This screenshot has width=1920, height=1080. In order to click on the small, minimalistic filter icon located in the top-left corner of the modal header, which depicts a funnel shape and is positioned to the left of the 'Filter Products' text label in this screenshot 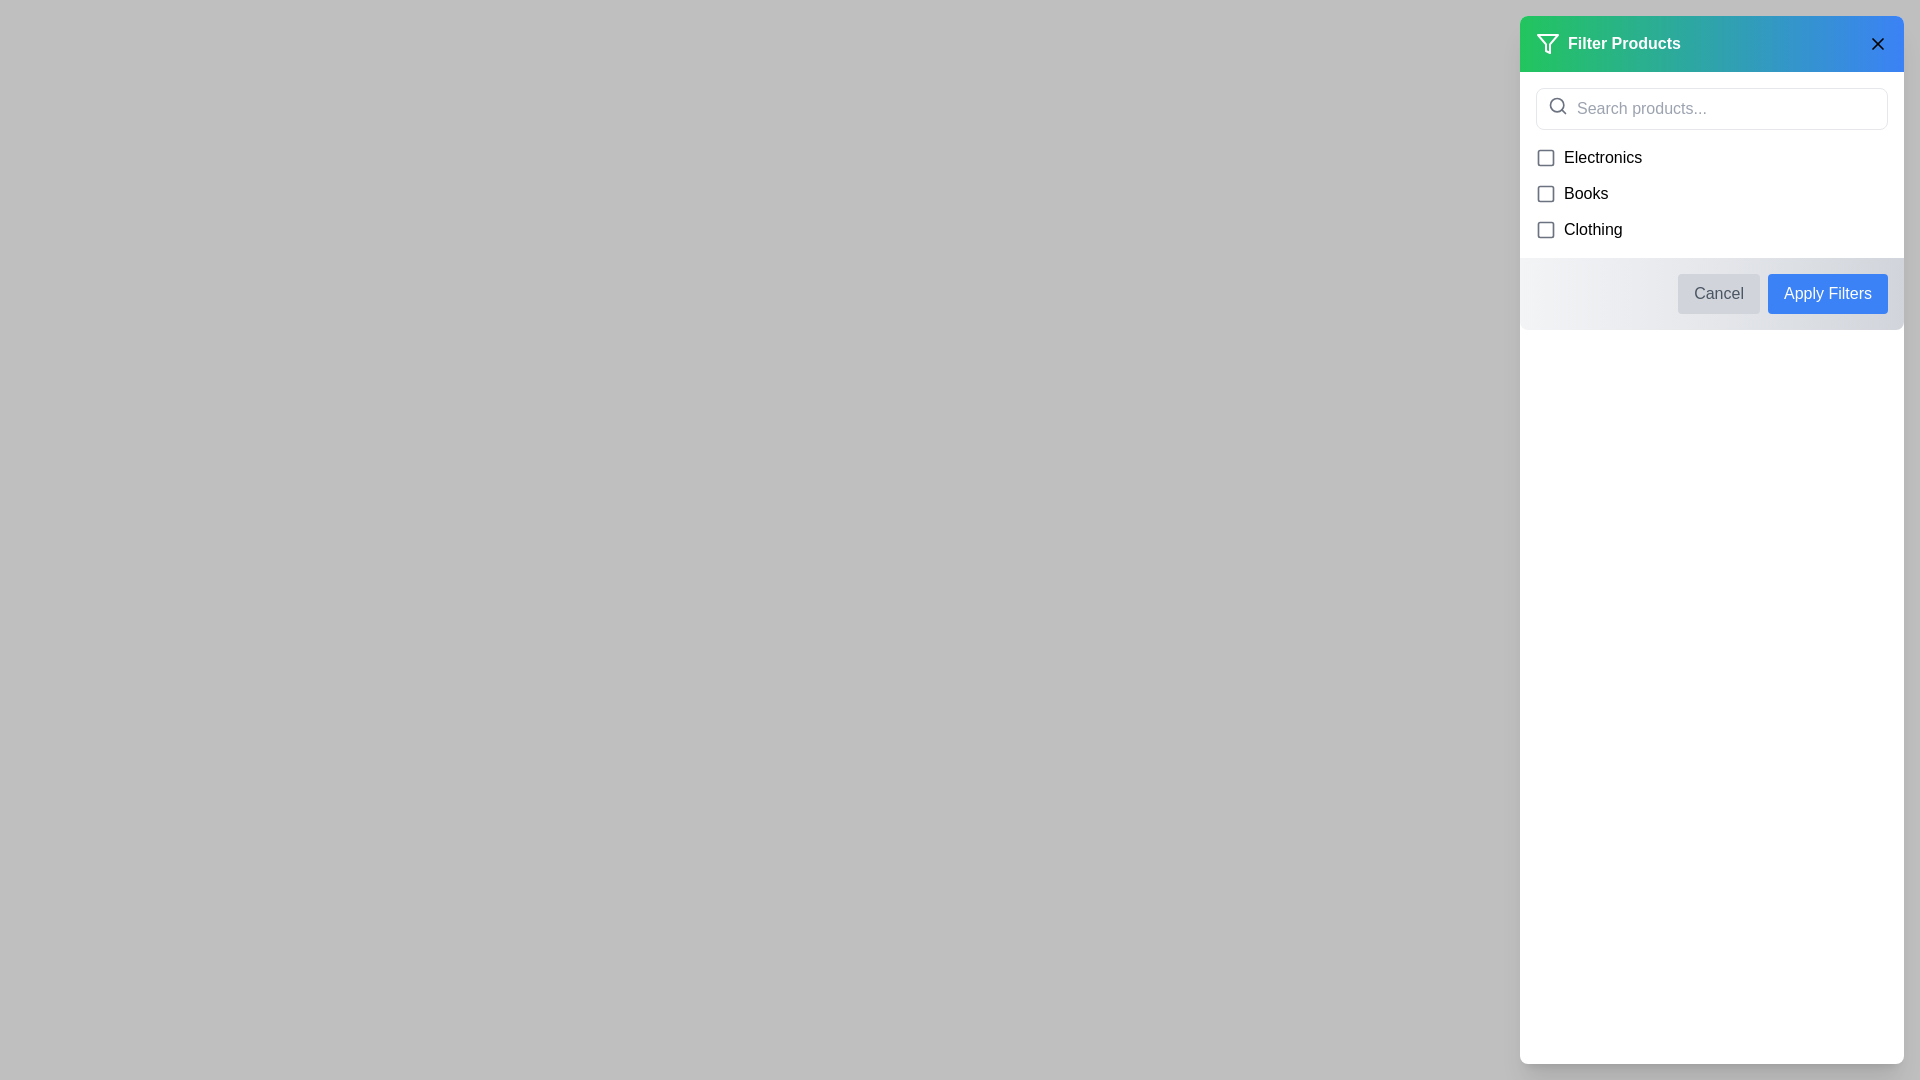, I will do `click(1547, 43)`.